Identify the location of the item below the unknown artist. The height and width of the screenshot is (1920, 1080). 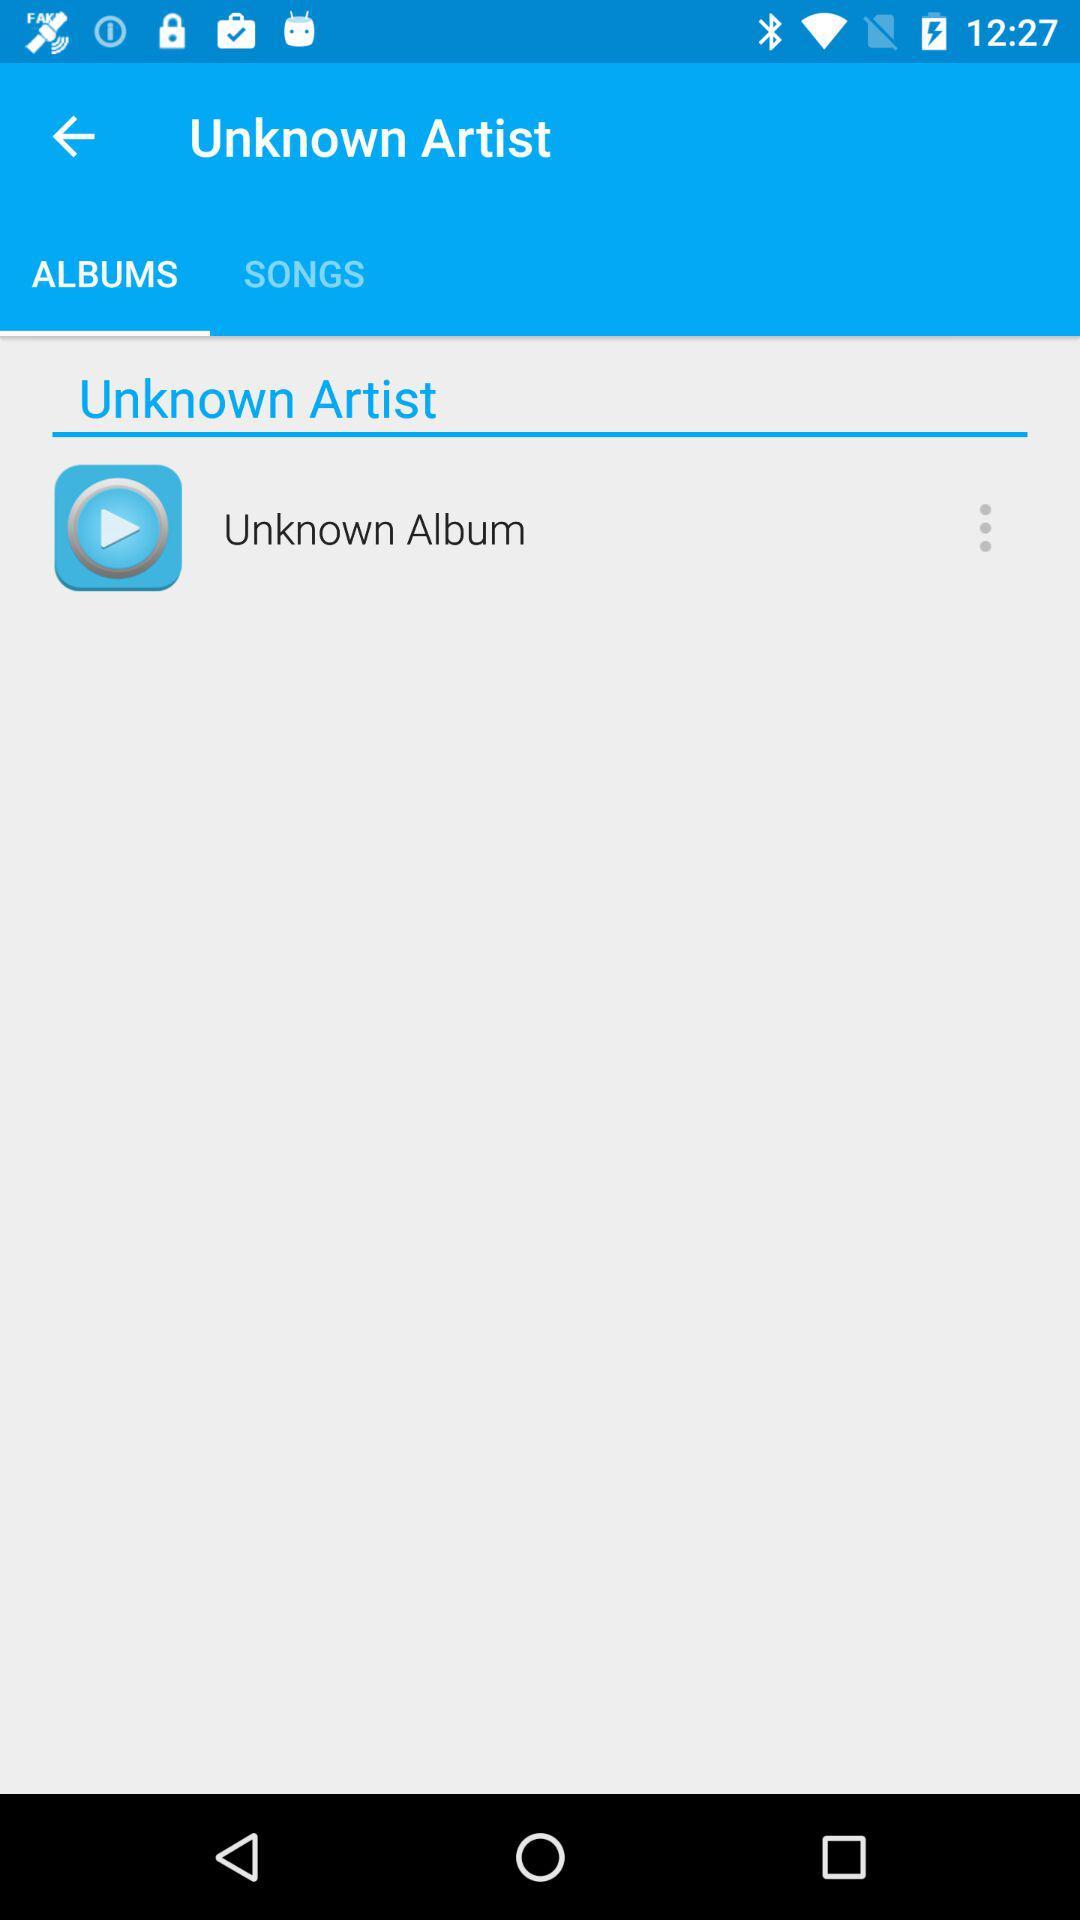
(540, 433).